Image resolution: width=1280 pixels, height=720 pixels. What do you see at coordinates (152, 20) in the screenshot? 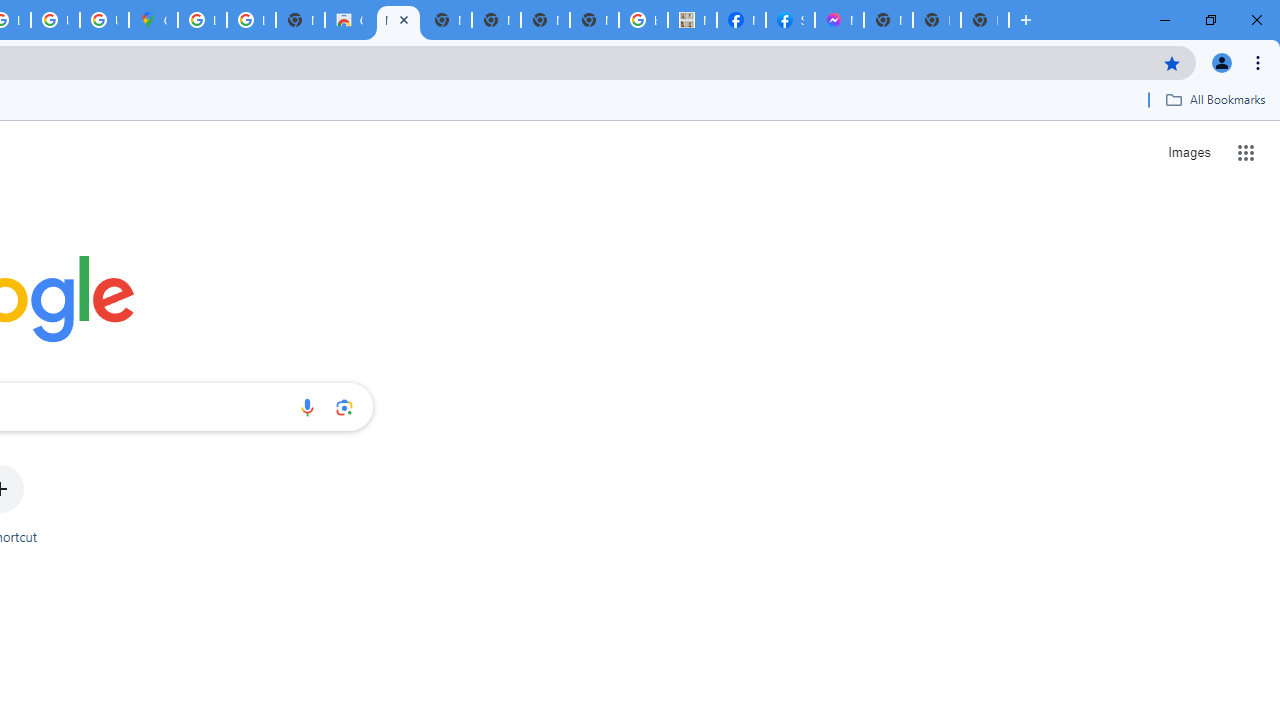
I see `'Google Maps'` at bounding box center [152, 20].